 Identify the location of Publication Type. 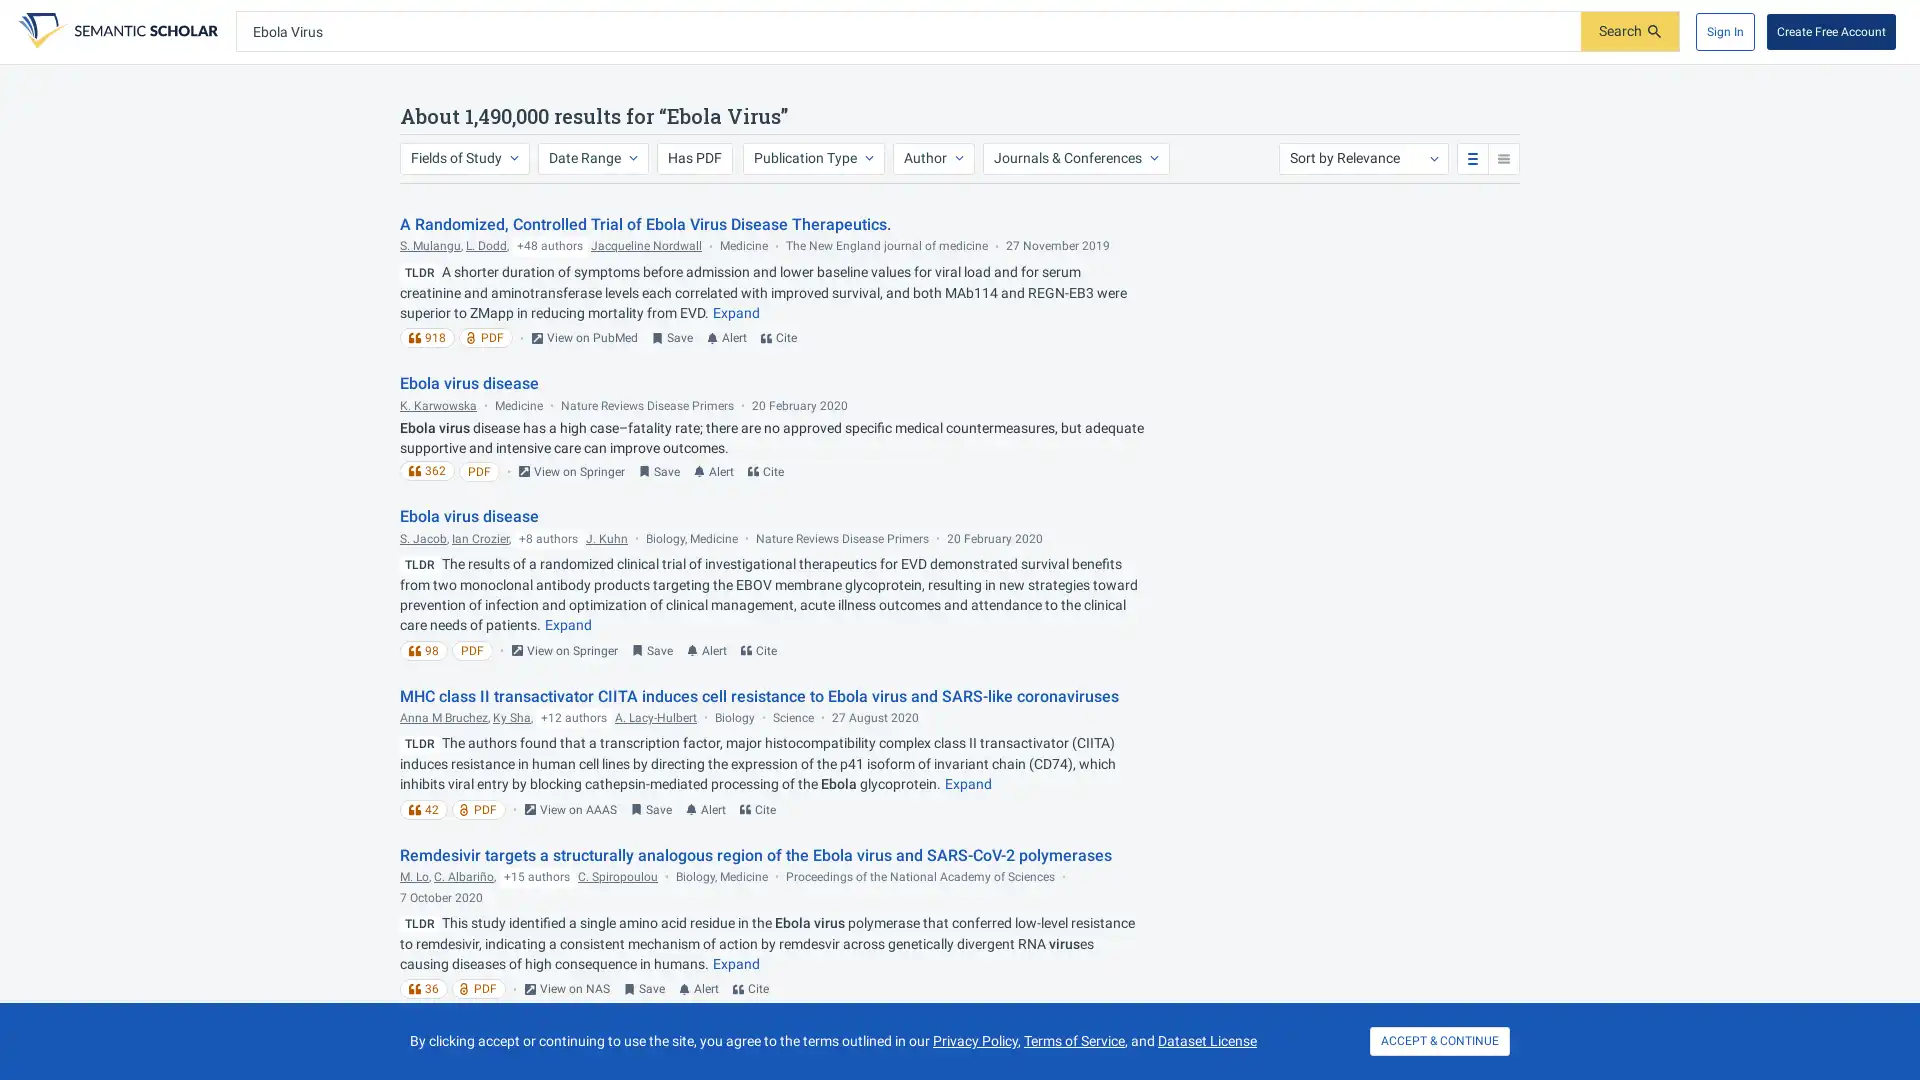
(812, 157).